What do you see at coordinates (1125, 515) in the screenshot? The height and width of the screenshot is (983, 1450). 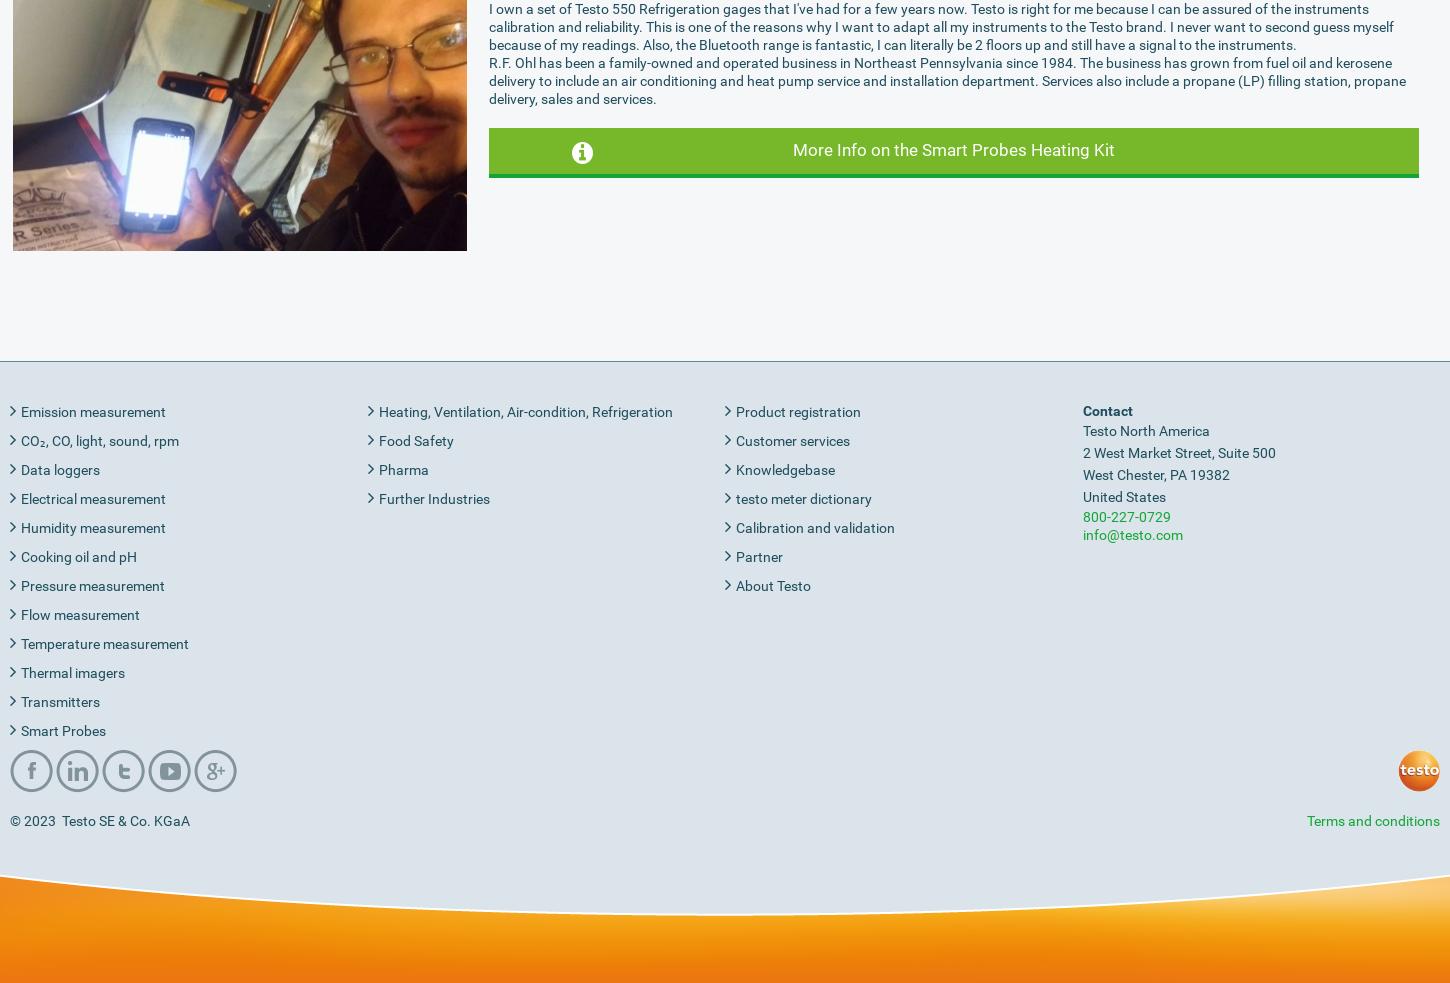 I see `'800-227-0729'` at bounding box center [1125, 515].